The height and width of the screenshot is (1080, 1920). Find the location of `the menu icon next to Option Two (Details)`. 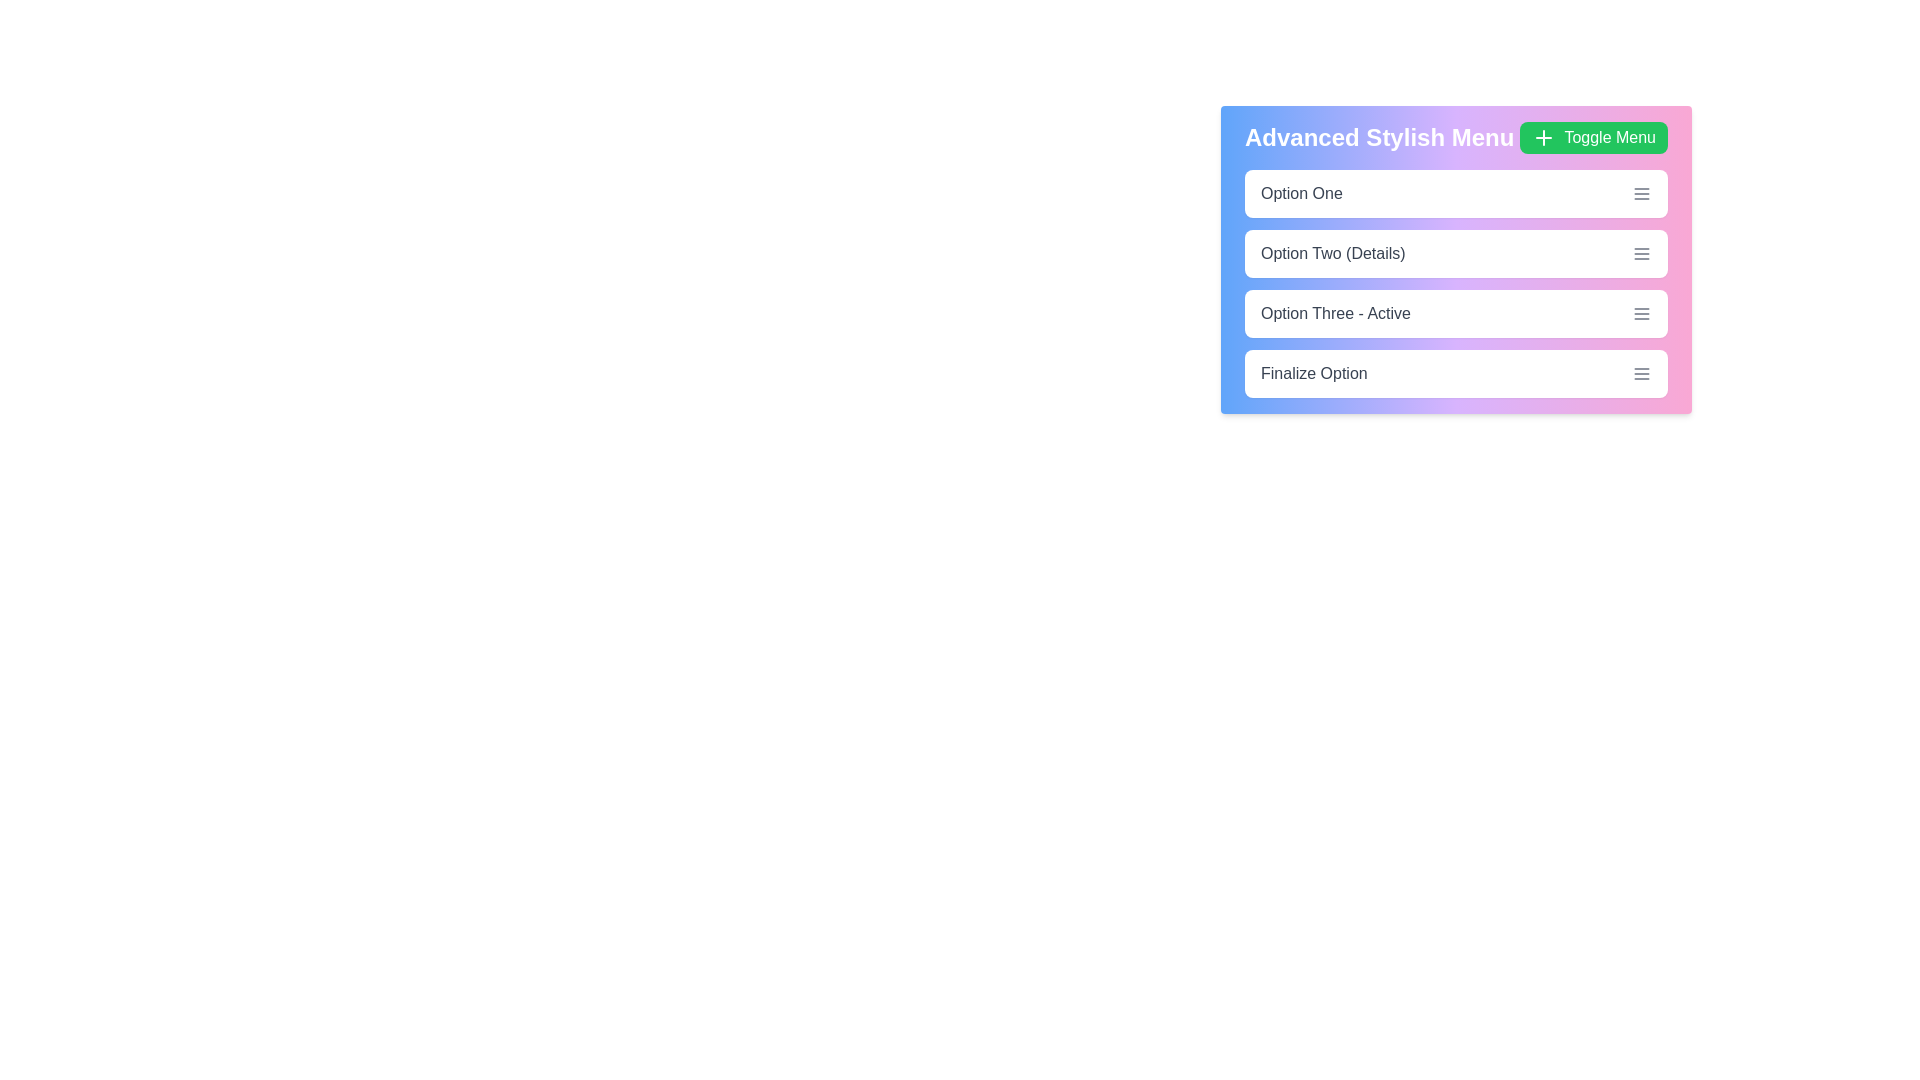

the menu icon next to Option Two (Details) is located at coordinates (1641, 253).